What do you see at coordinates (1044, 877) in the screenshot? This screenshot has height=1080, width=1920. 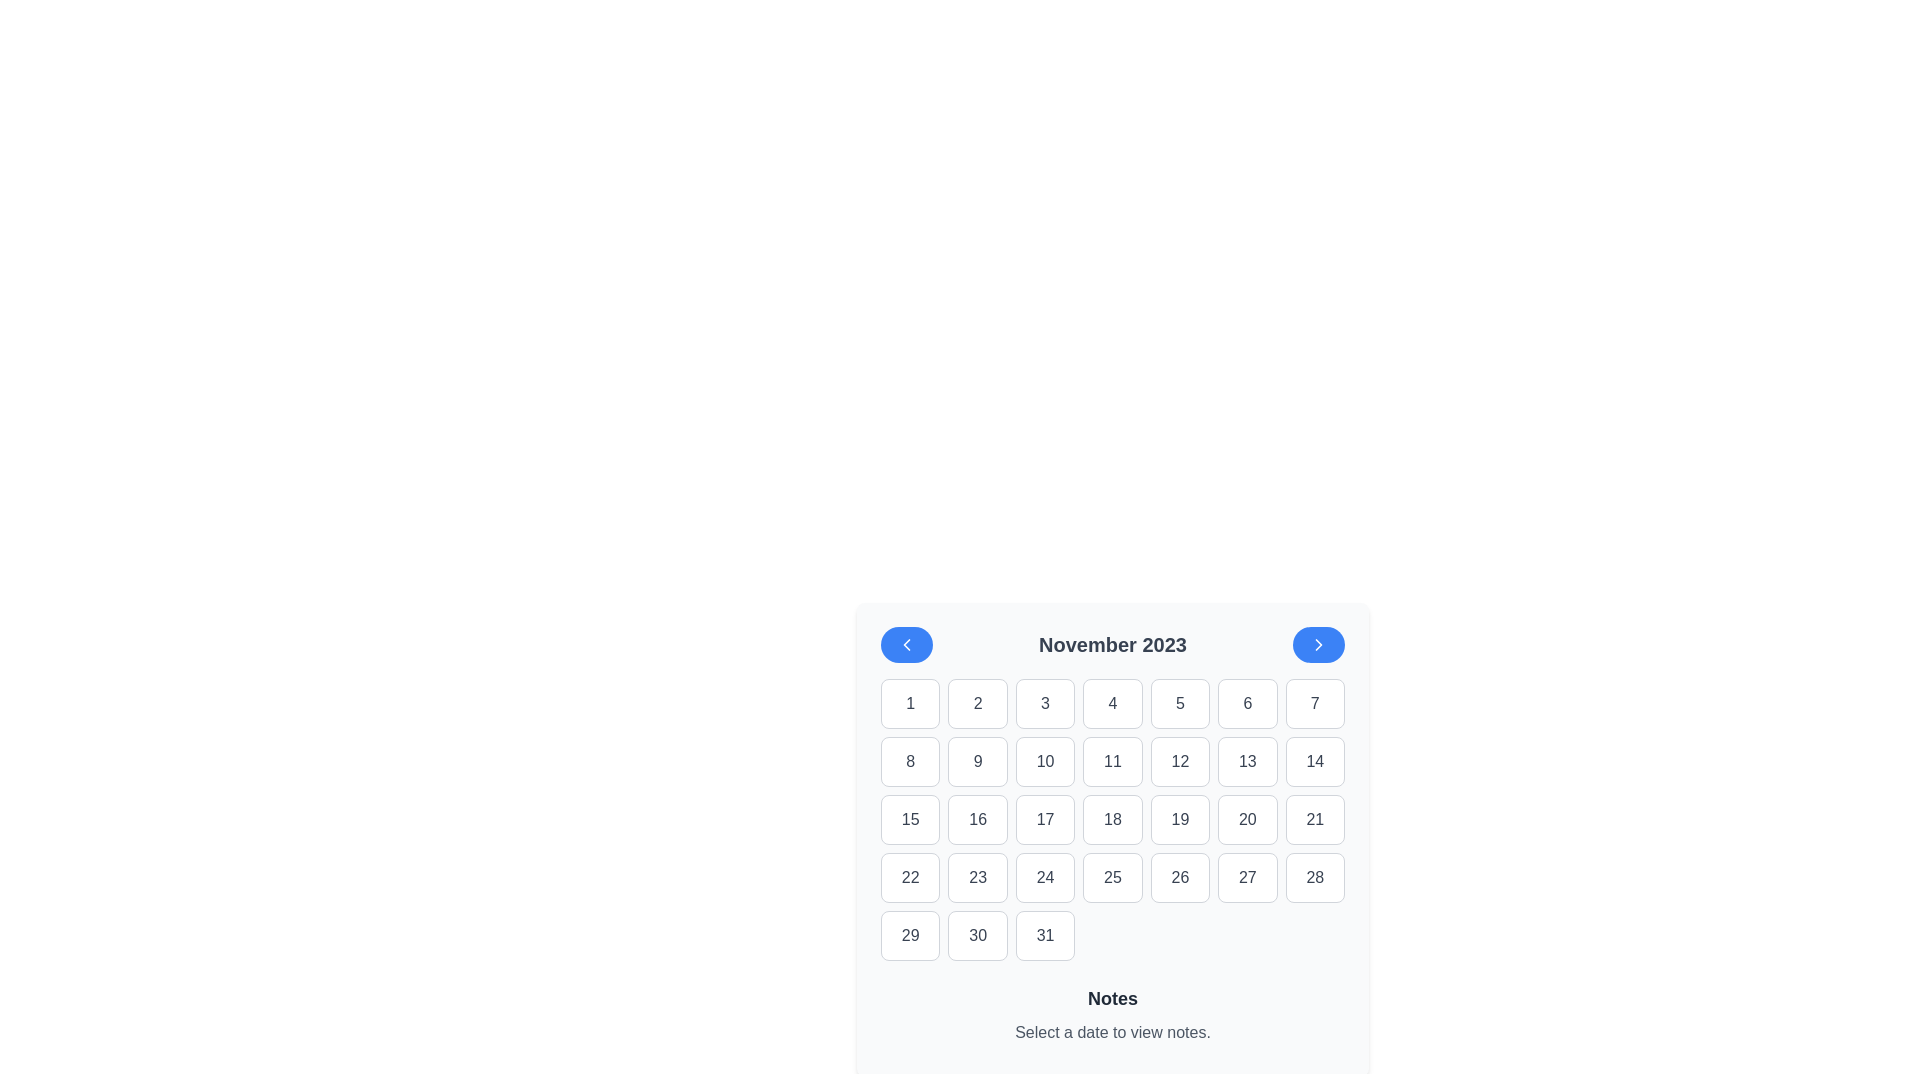 I see `the Interactive calendar day button with the text '24'` at bounding box center [1044, 877].